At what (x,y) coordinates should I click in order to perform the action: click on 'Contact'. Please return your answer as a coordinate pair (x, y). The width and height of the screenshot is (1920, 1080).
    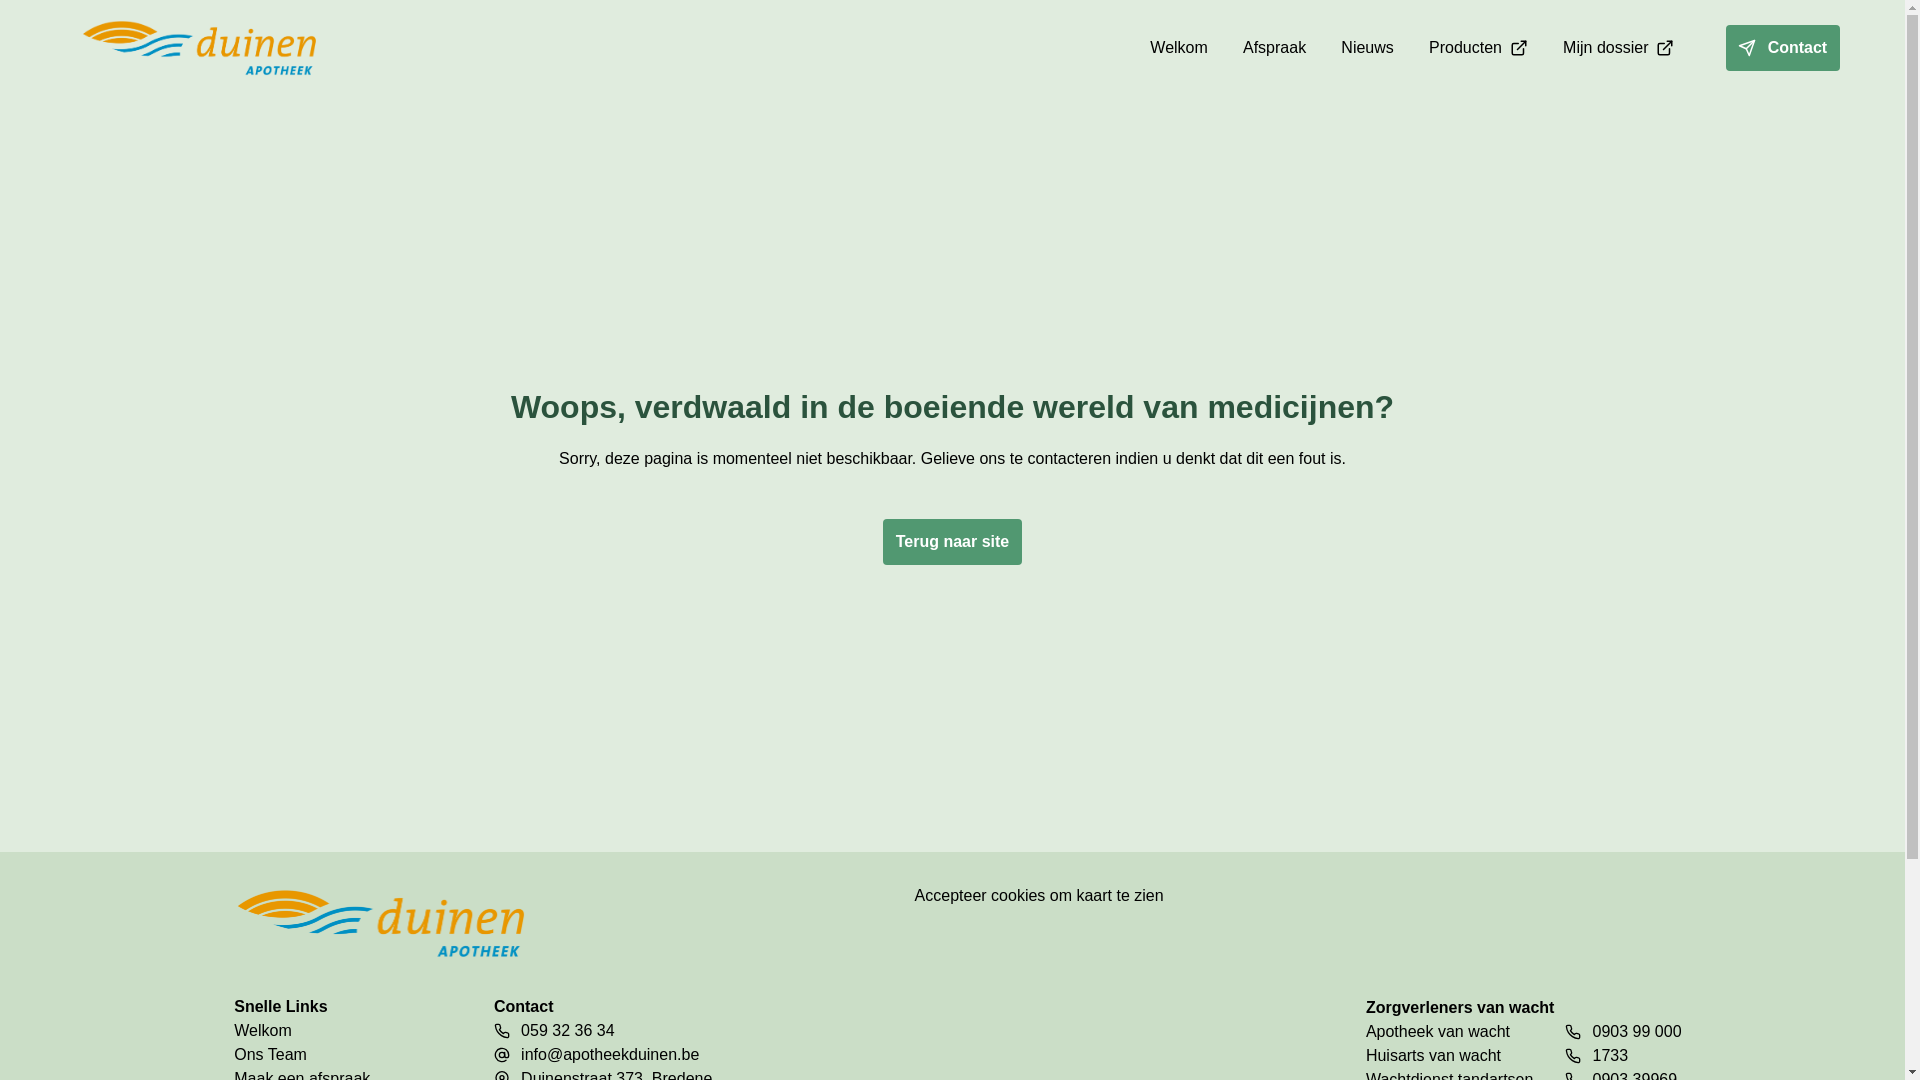
    Looking at the image, I should click on (1782, 46).